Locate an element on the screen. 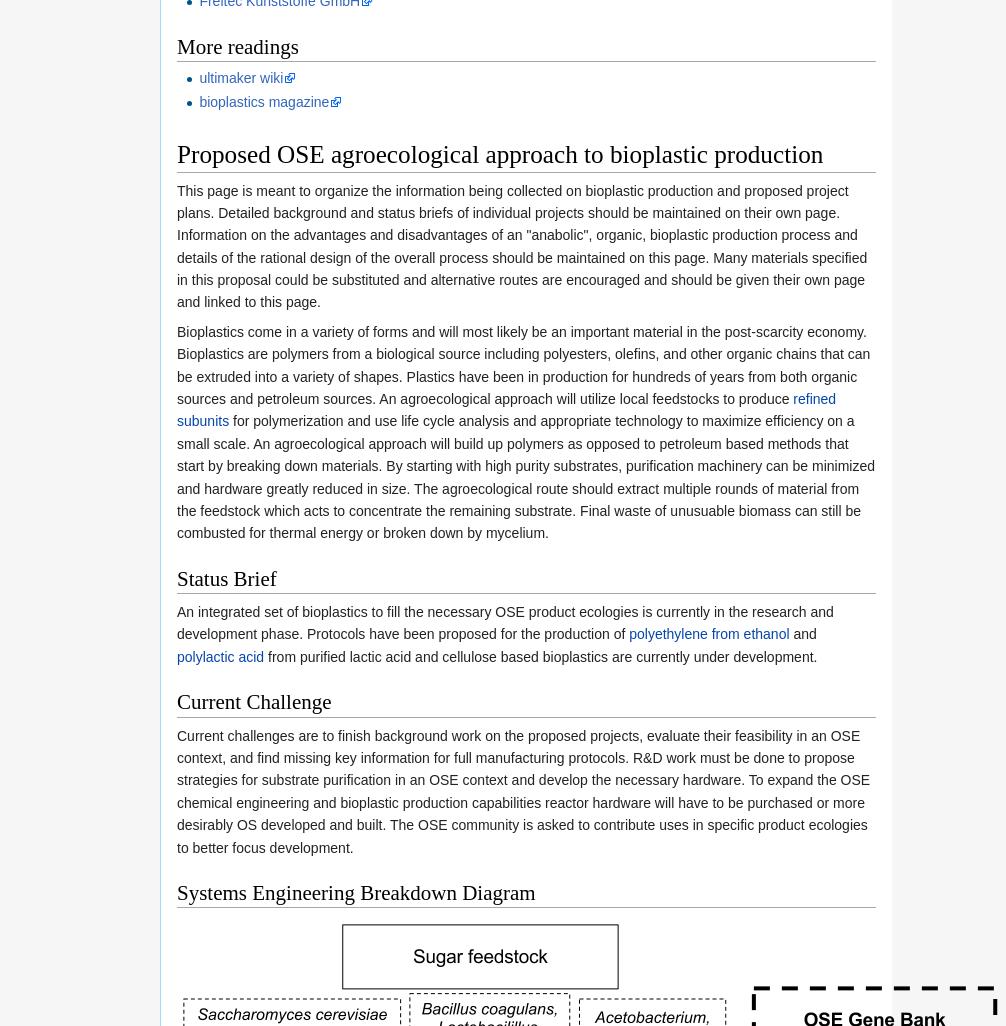 This screenshot has width=1006, height=1026. 'Bioplastics come in a variety of forms and will most likely be an important material in the post-scarcity economy. Bioplastics are polymers from a biological source including polyesters, olefins, and other organic chains that can be extruded into a variety of shapes. Plastics have been in production for hundreds of years from both organic sources and petroleum sources. An agroecological approach will utilize local feedstocks to produce' is located at coordinates (523, 364).